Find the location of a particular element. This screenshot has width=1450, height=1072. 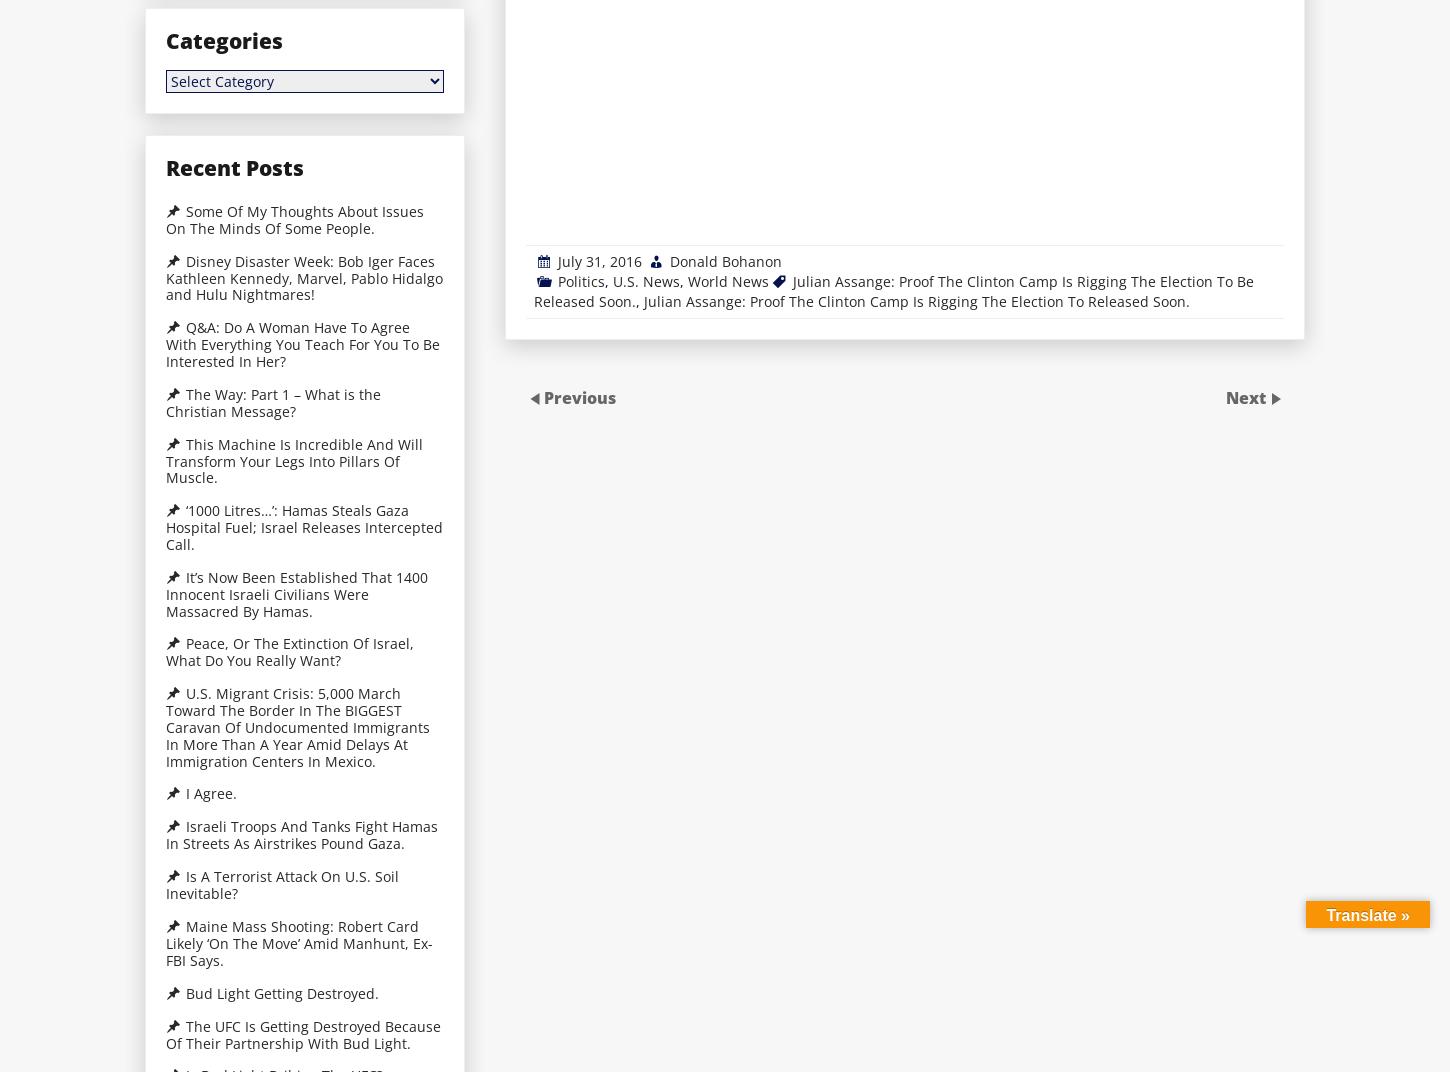

'Next' is located at coordinates (1248, 398).